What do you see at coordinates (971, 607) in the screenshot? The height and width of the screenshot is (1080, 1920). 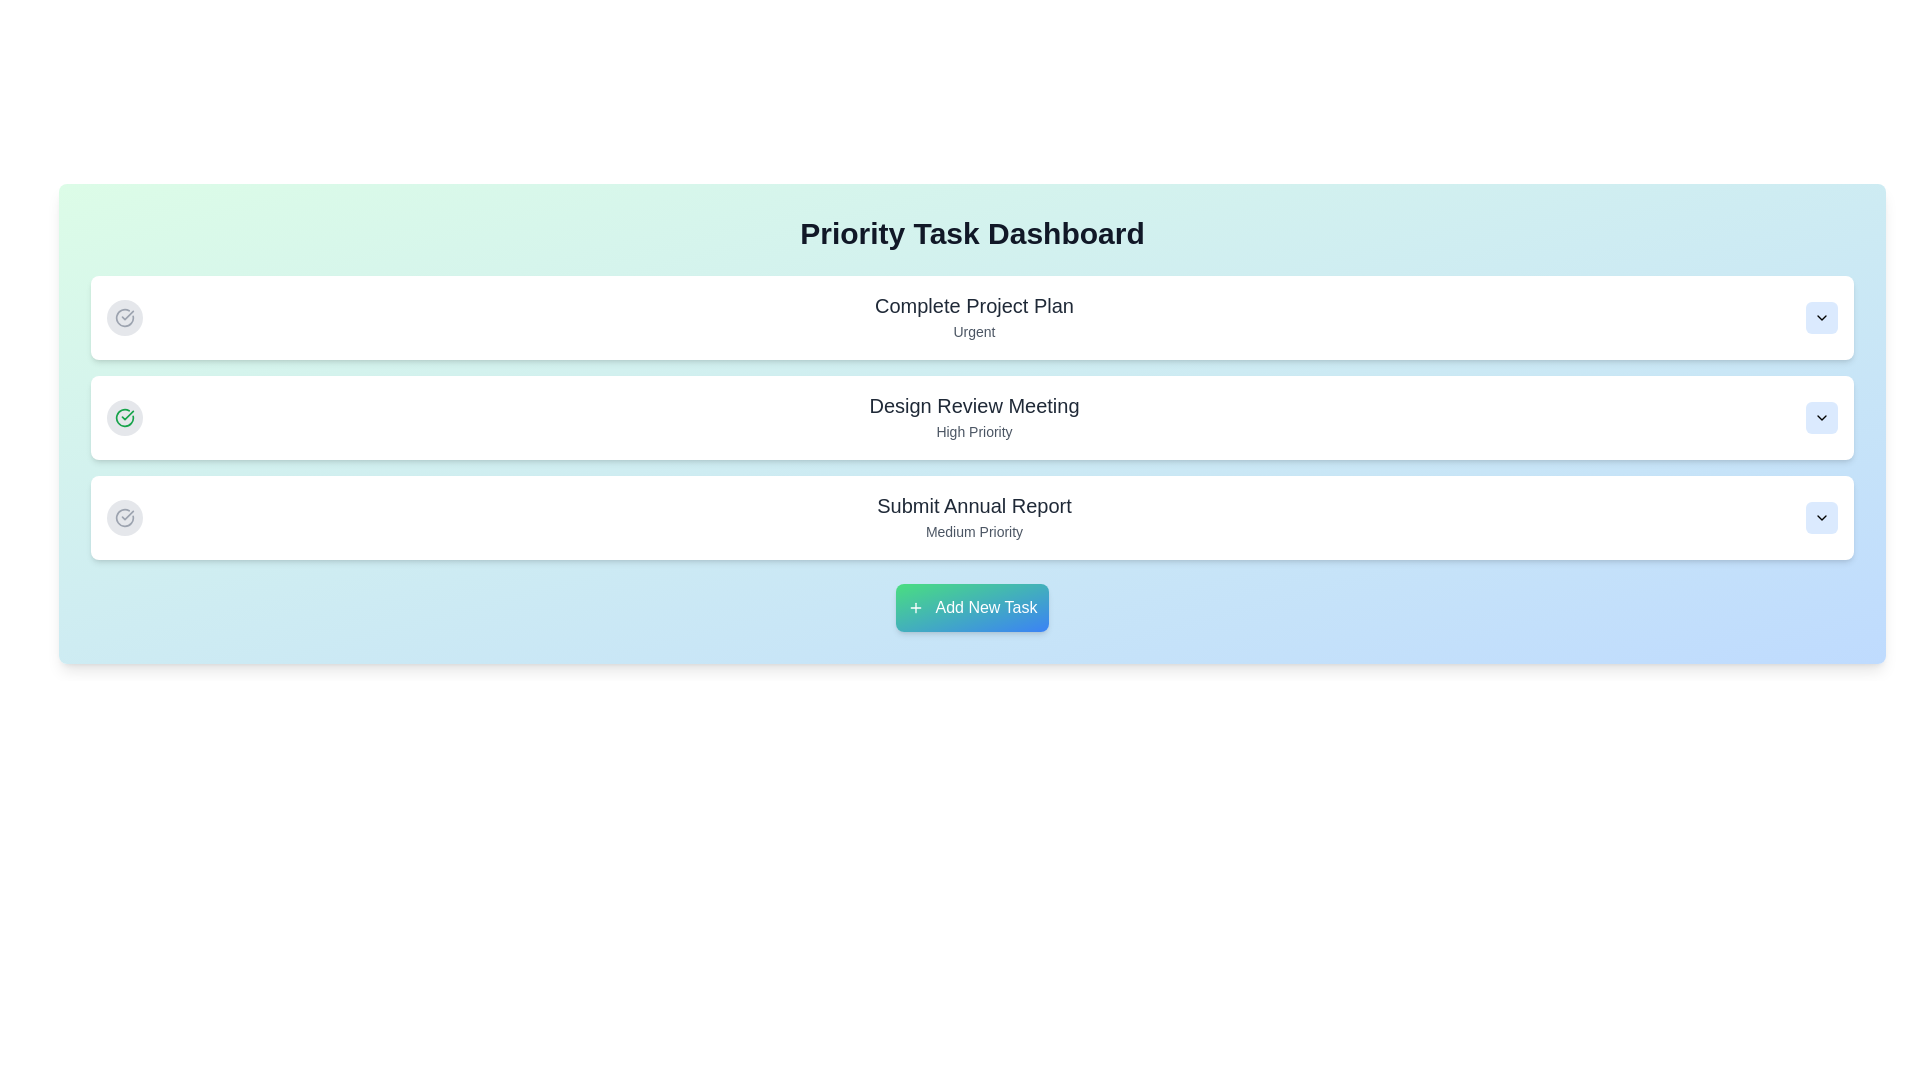 I see `'Add New Task' button to initiate the task addition process` at bounding box center [971, 607].